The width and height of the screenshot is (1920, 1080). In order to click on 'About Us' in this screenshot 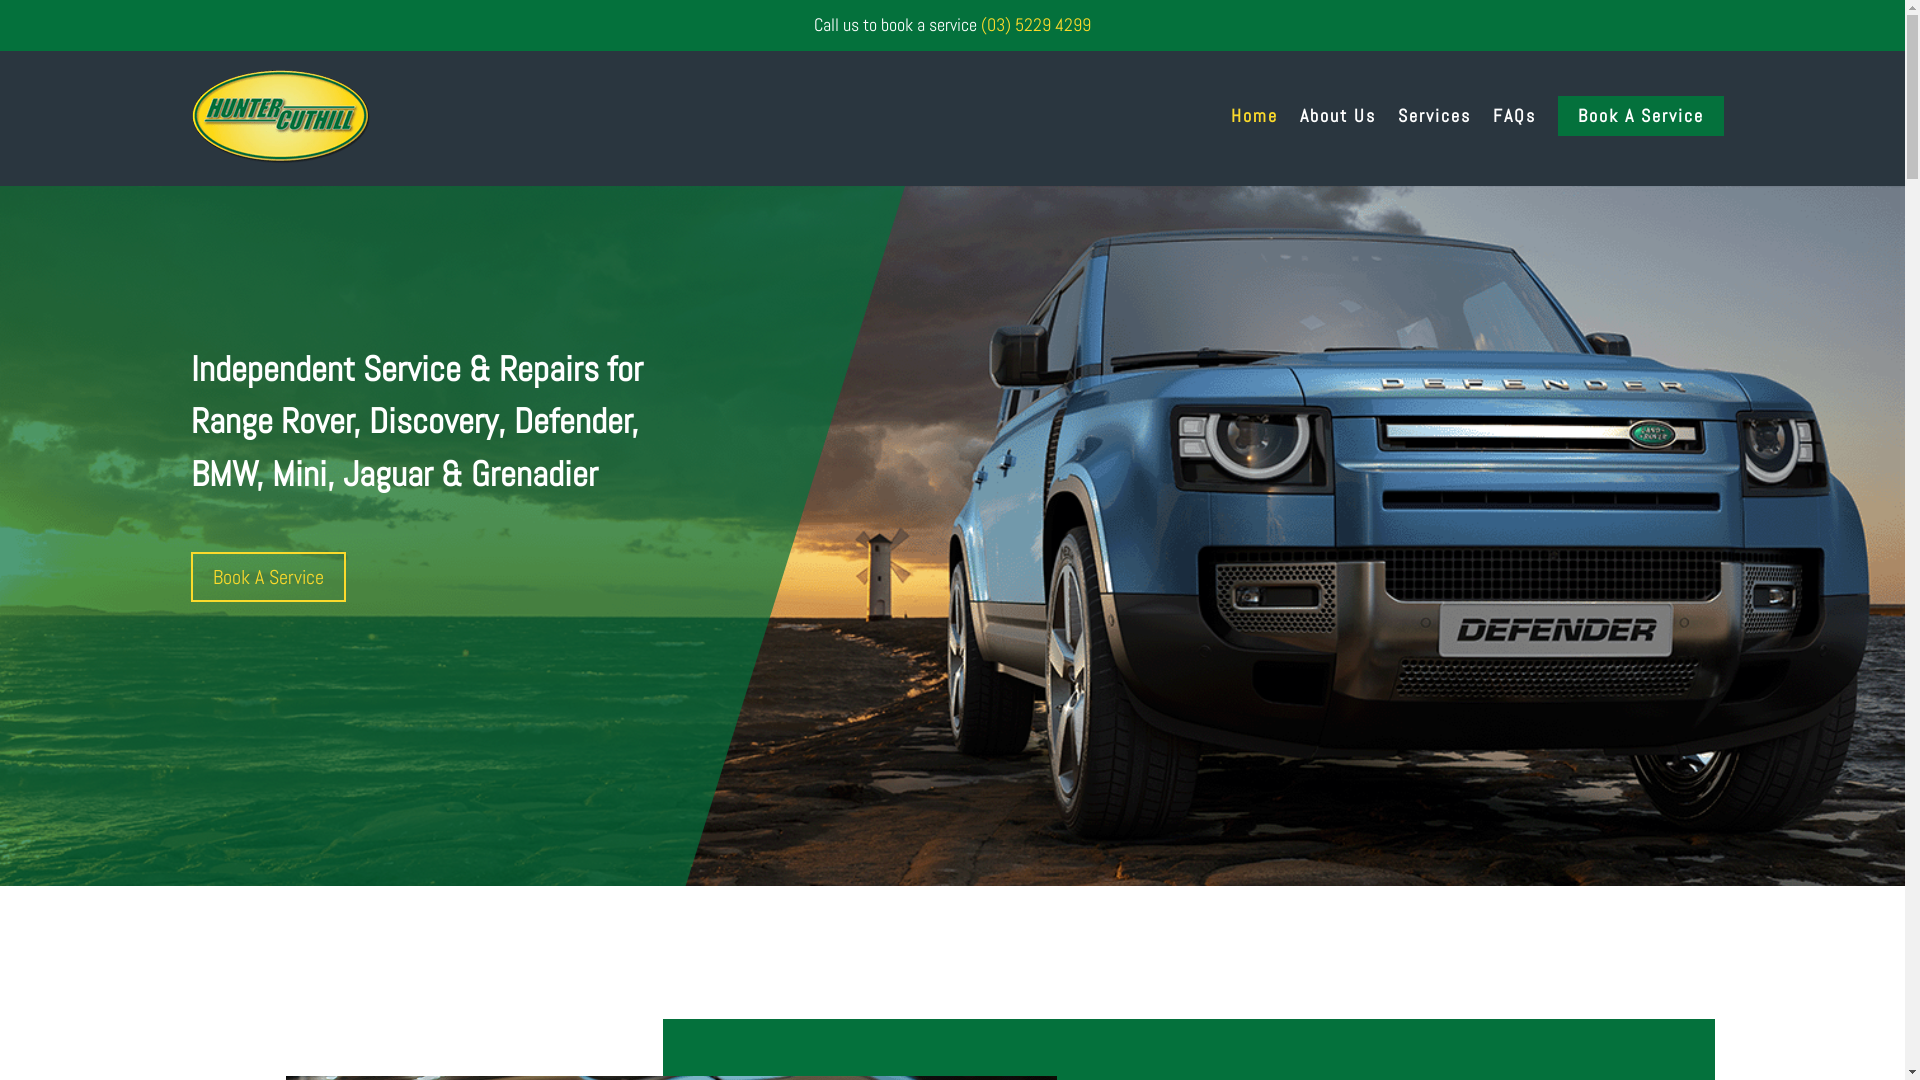, I will do `click(1300, 115)`.